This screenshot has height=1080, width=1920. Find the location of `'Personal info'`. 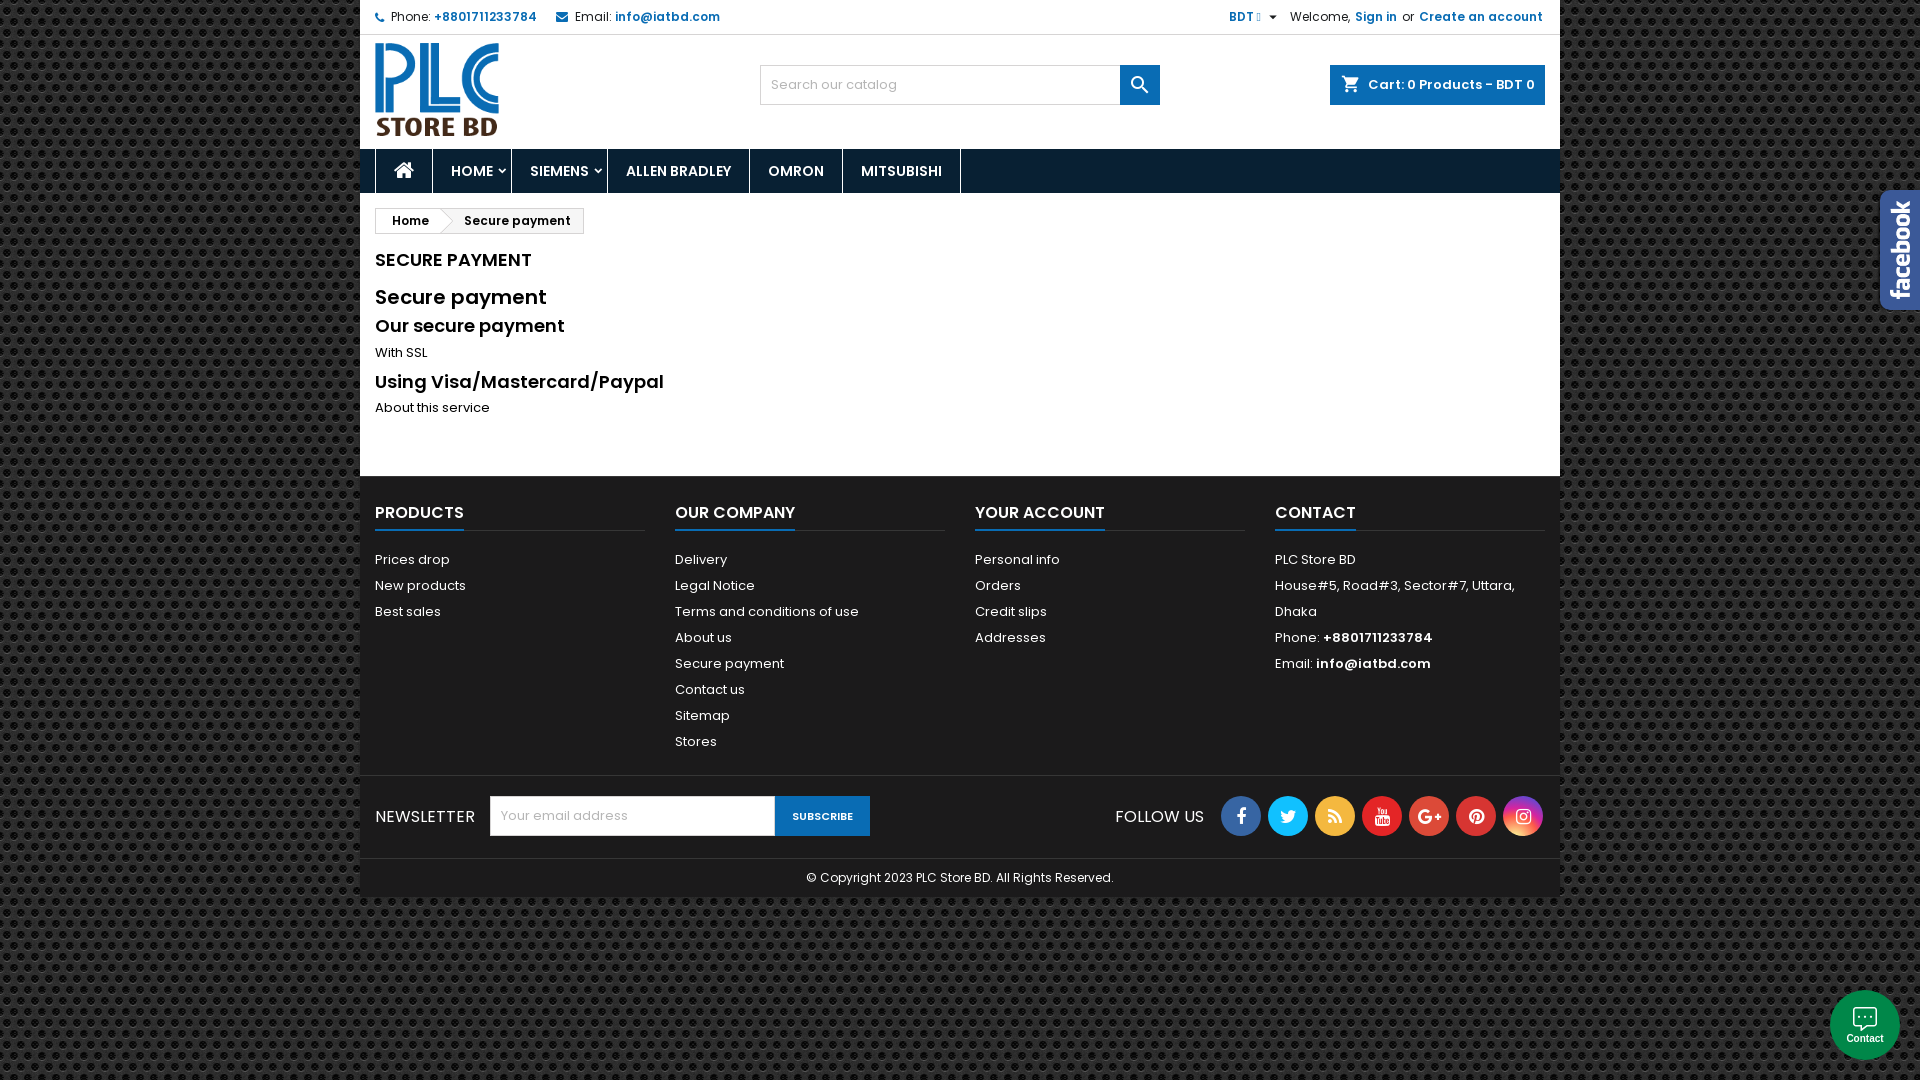

'Personal info' is located at coordinates (1017, 559).